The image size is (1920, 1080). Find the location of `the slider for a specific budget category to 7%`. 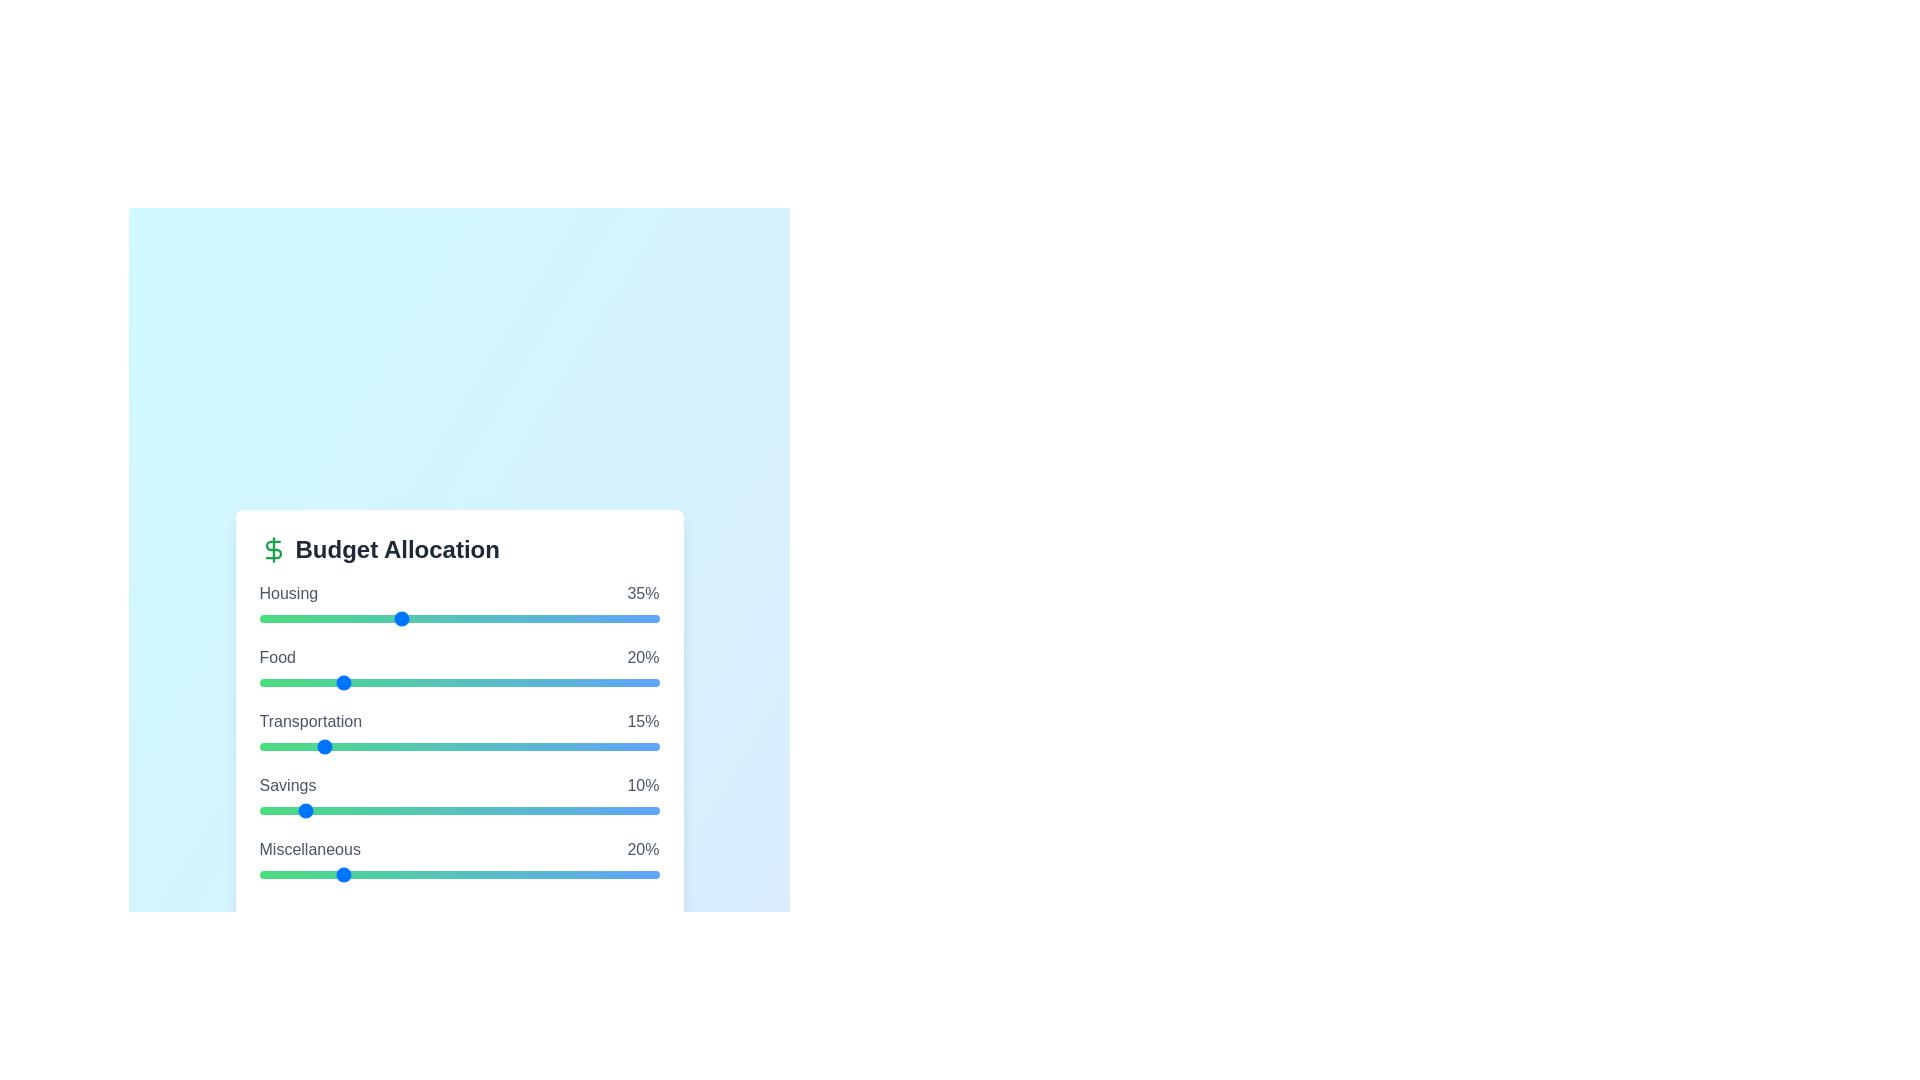

the slider for a specific budget category to 7% is located at coordinates (286, 617).